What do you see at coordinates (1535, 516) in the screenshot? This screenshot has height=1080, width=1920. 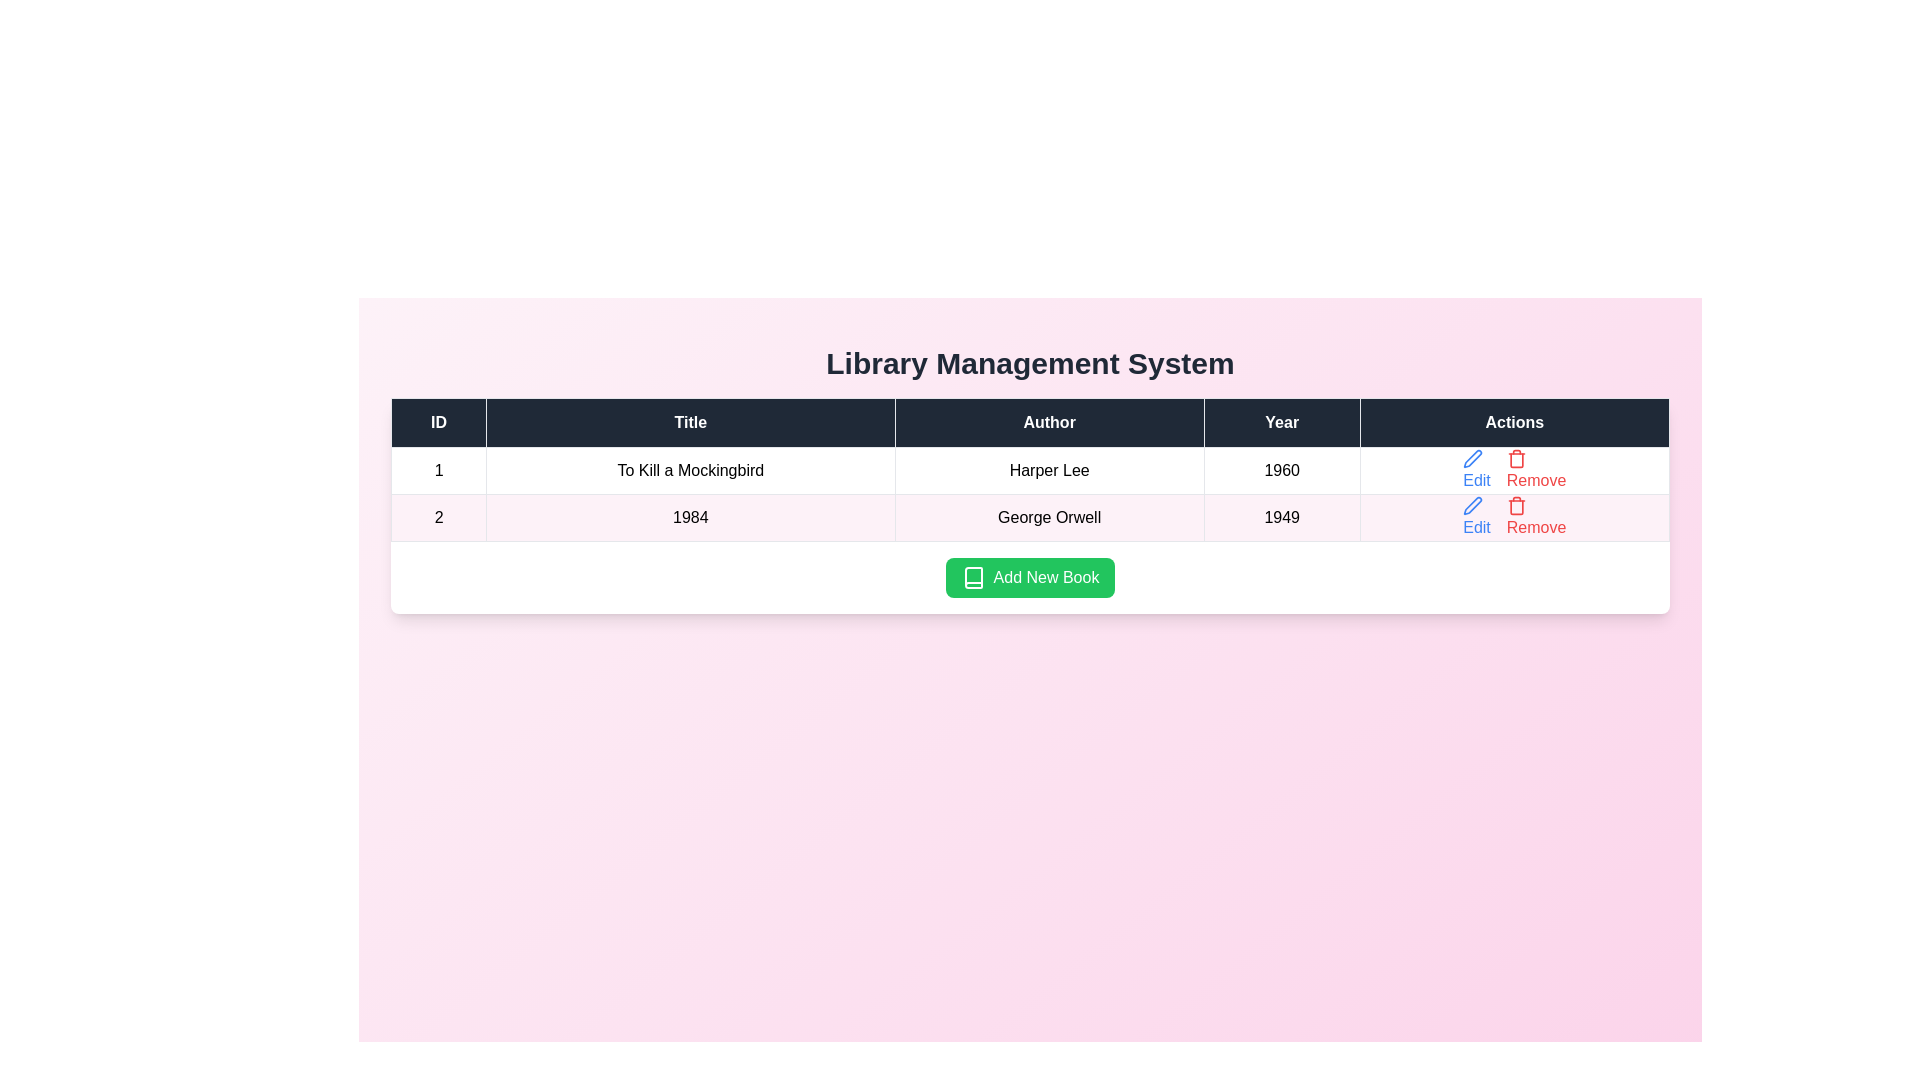 I see `the 'Remove' button, which is a red text button with a trash can icon, located` at bounding box center [1535, 516].